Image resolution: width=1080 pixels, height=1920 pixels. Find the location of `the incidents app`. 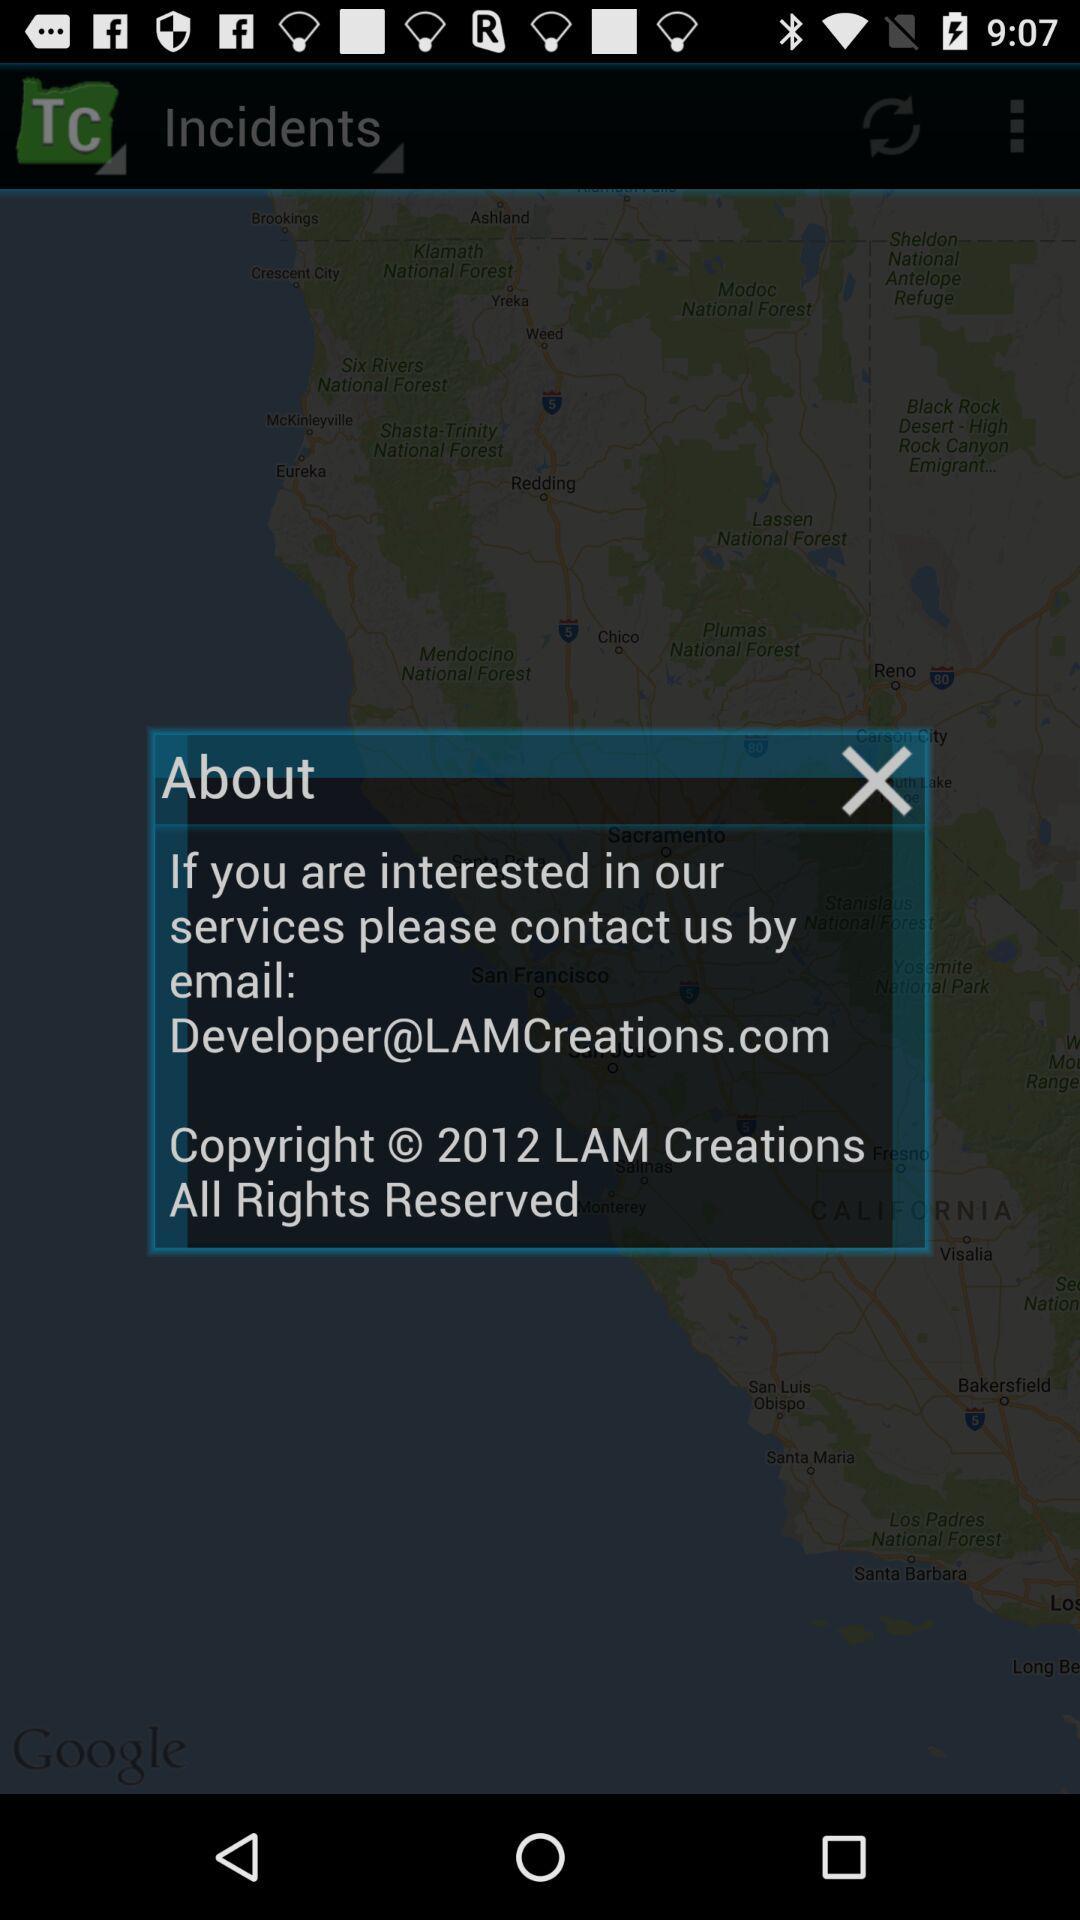

the incidents app is located at coordinates (280, 124).